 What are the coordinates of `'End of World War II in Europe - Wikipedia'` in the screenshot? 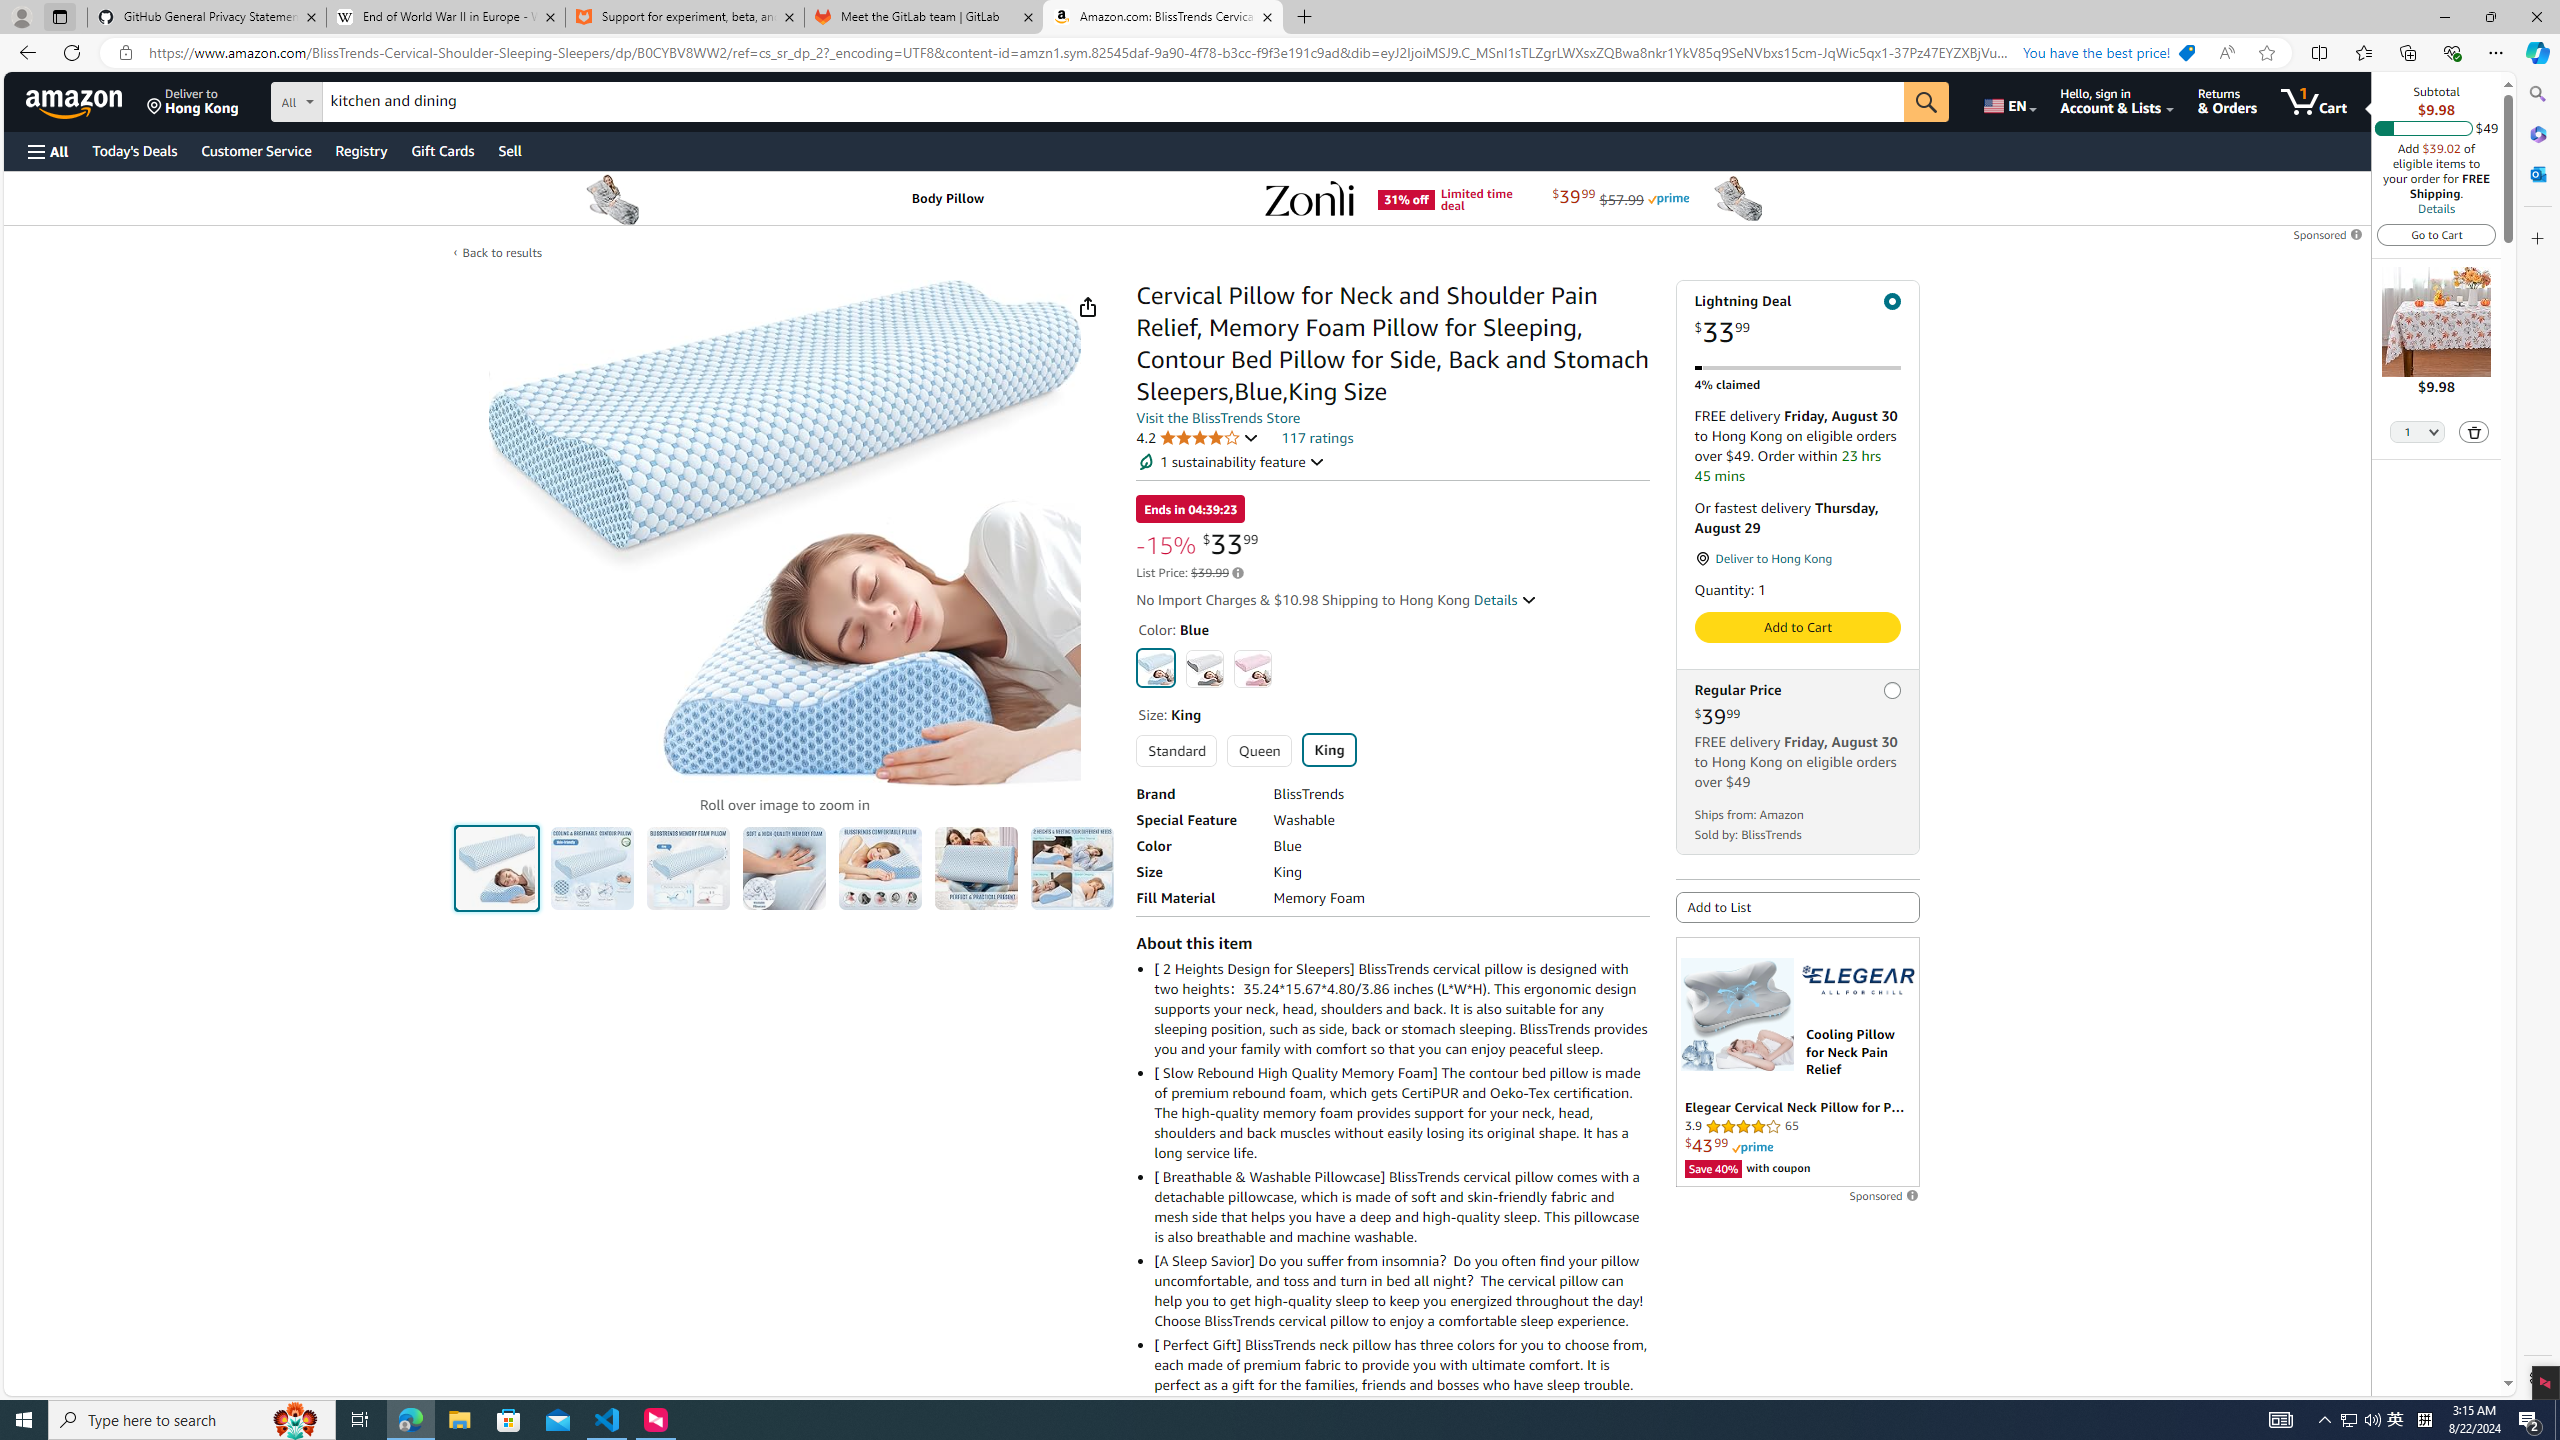 It's located at (444, 16).